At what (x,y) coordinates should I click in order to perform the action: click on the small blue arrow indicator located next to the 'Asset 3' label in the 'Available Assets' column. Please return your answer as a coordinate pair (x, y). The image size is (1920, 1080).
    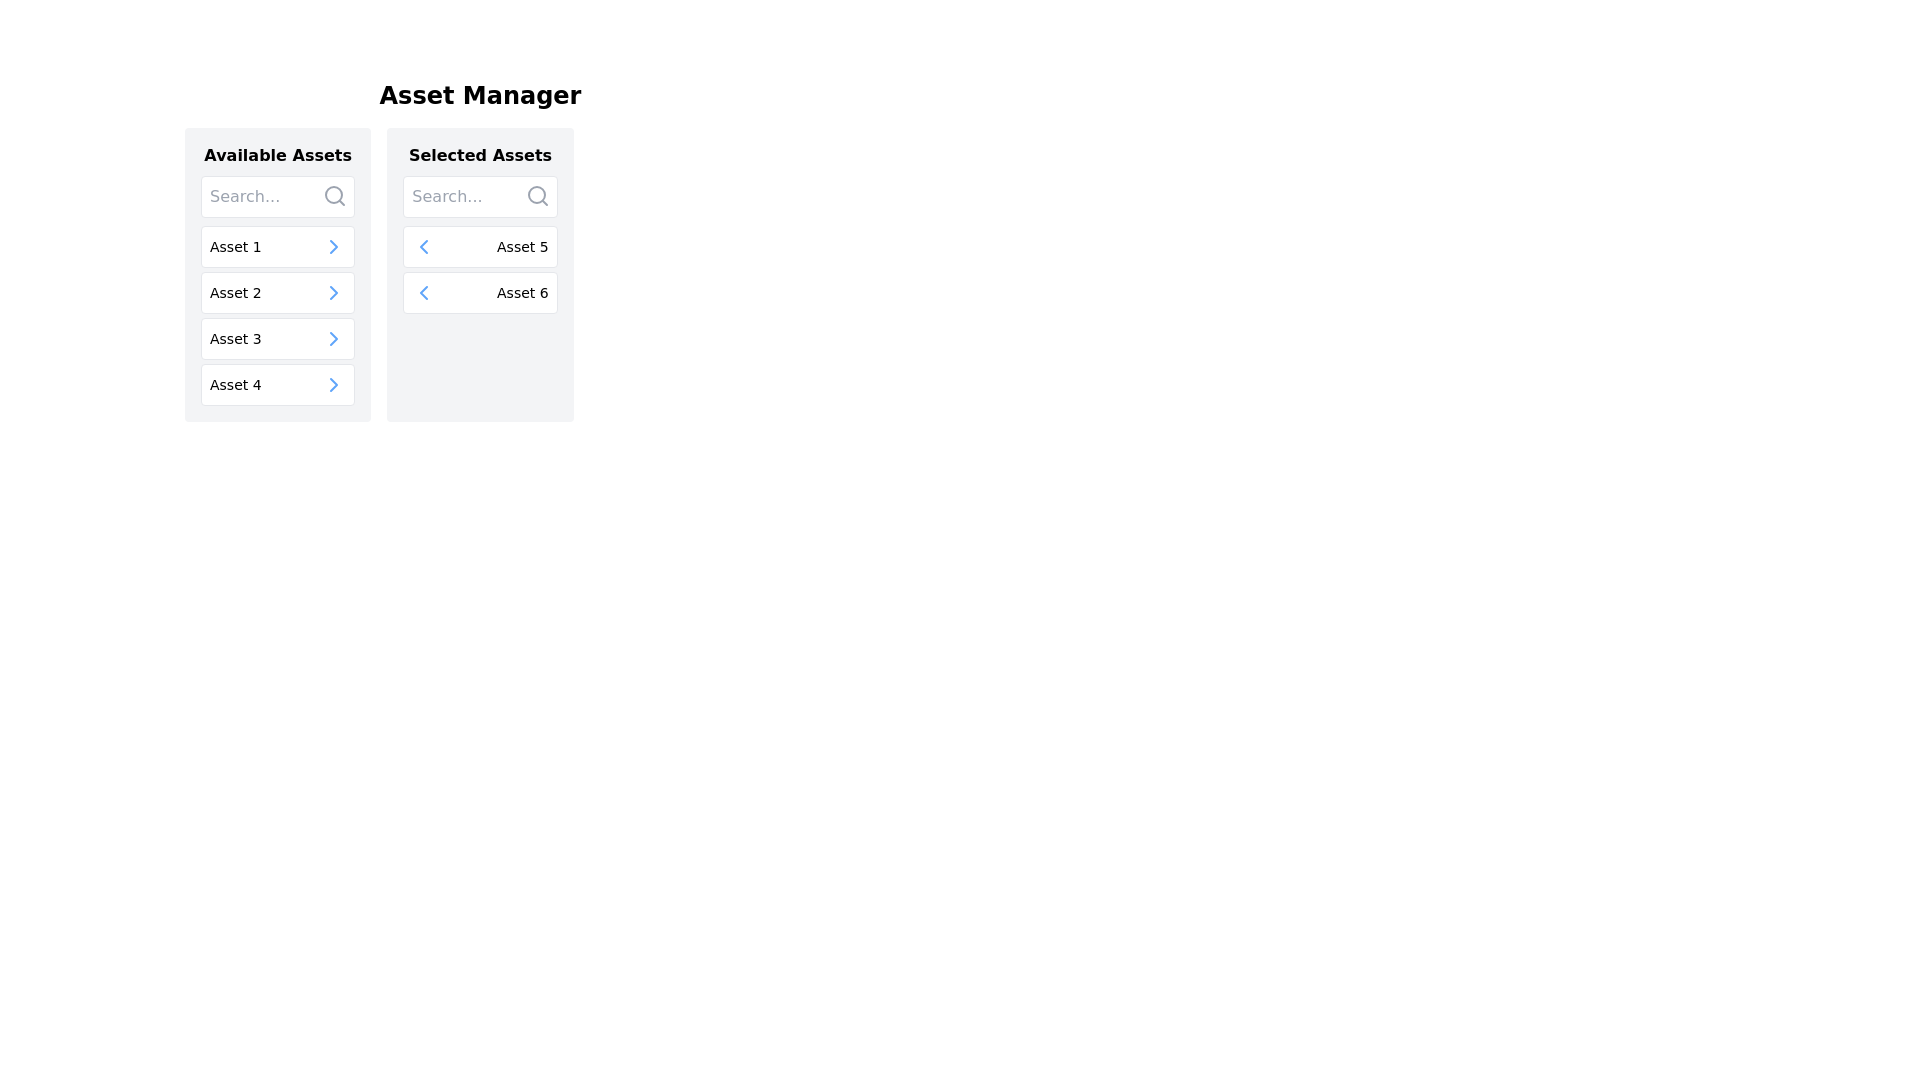
    Looking at the image, I should click on (334, 338).